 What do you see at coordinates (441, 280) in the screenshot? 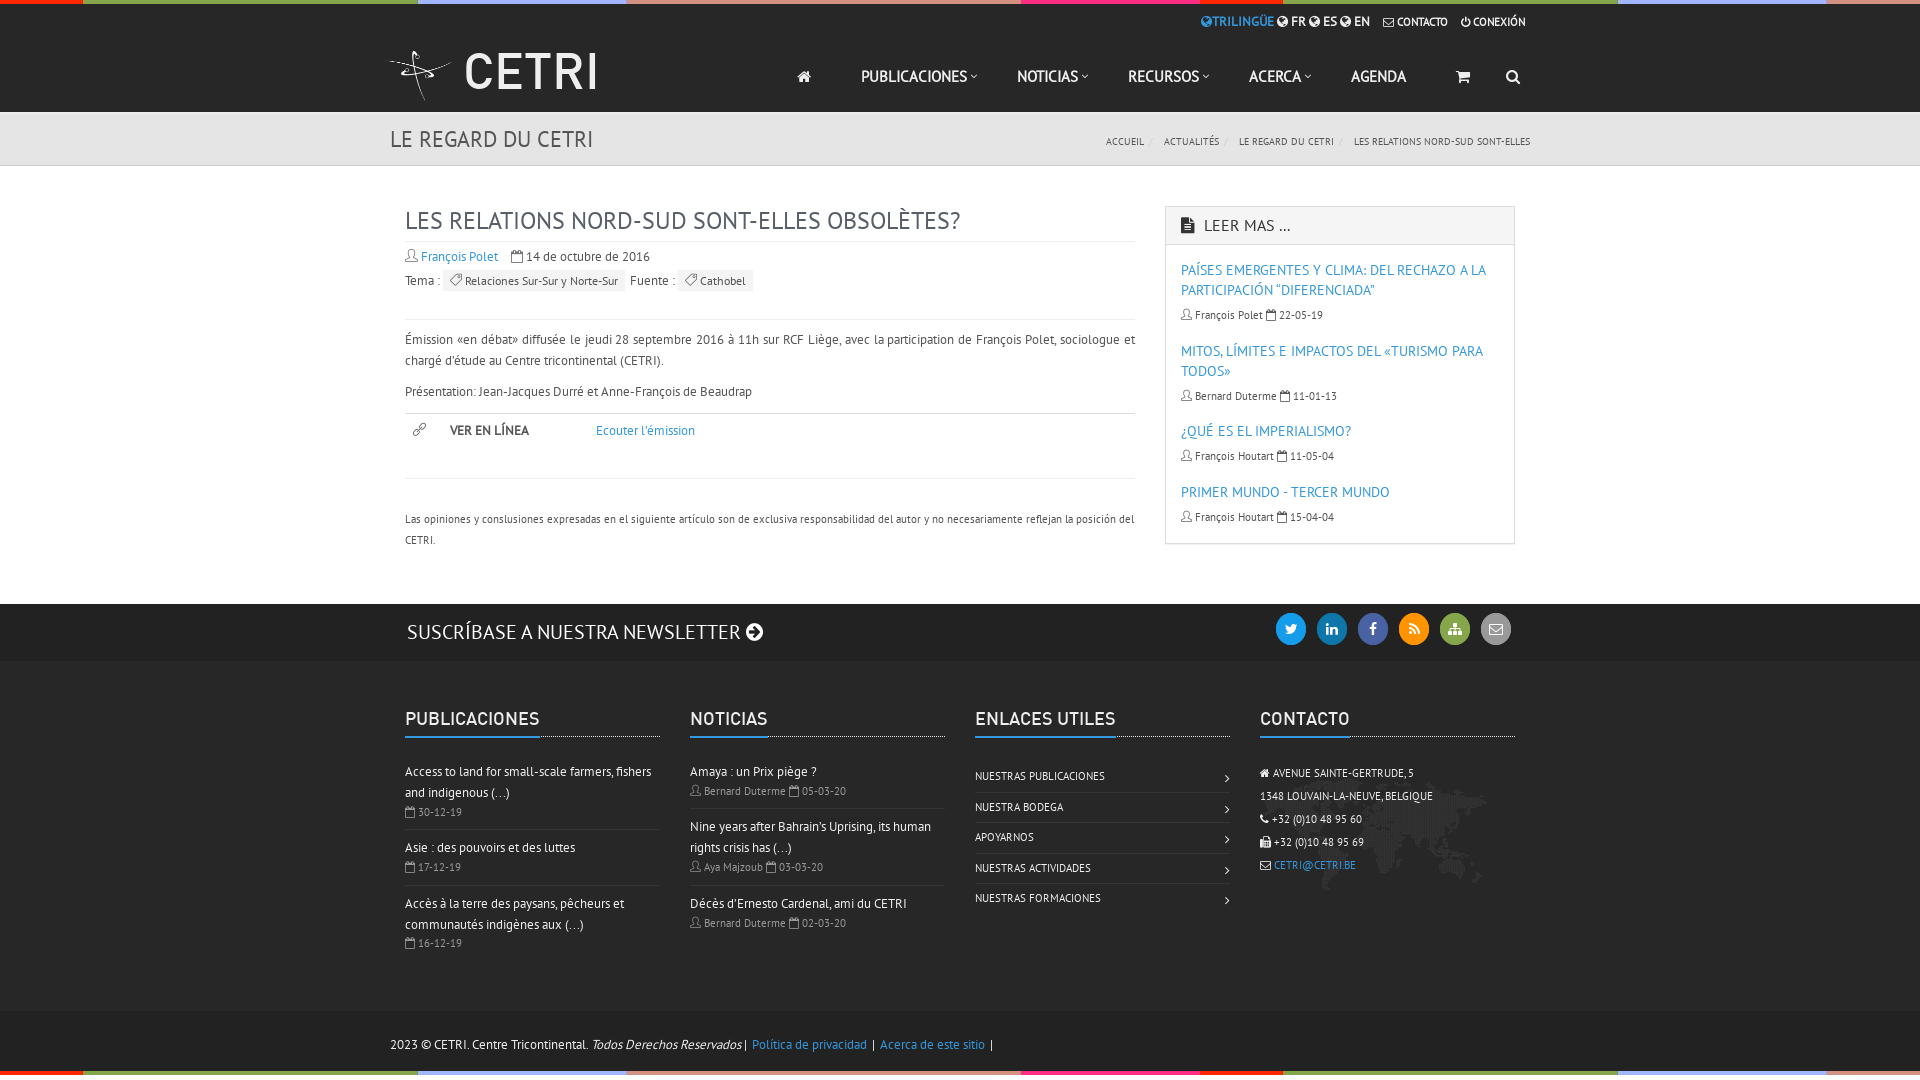
I see `'Relaciones Sur-Sur y Norte-Sur'` at bounding box center [441, 280].